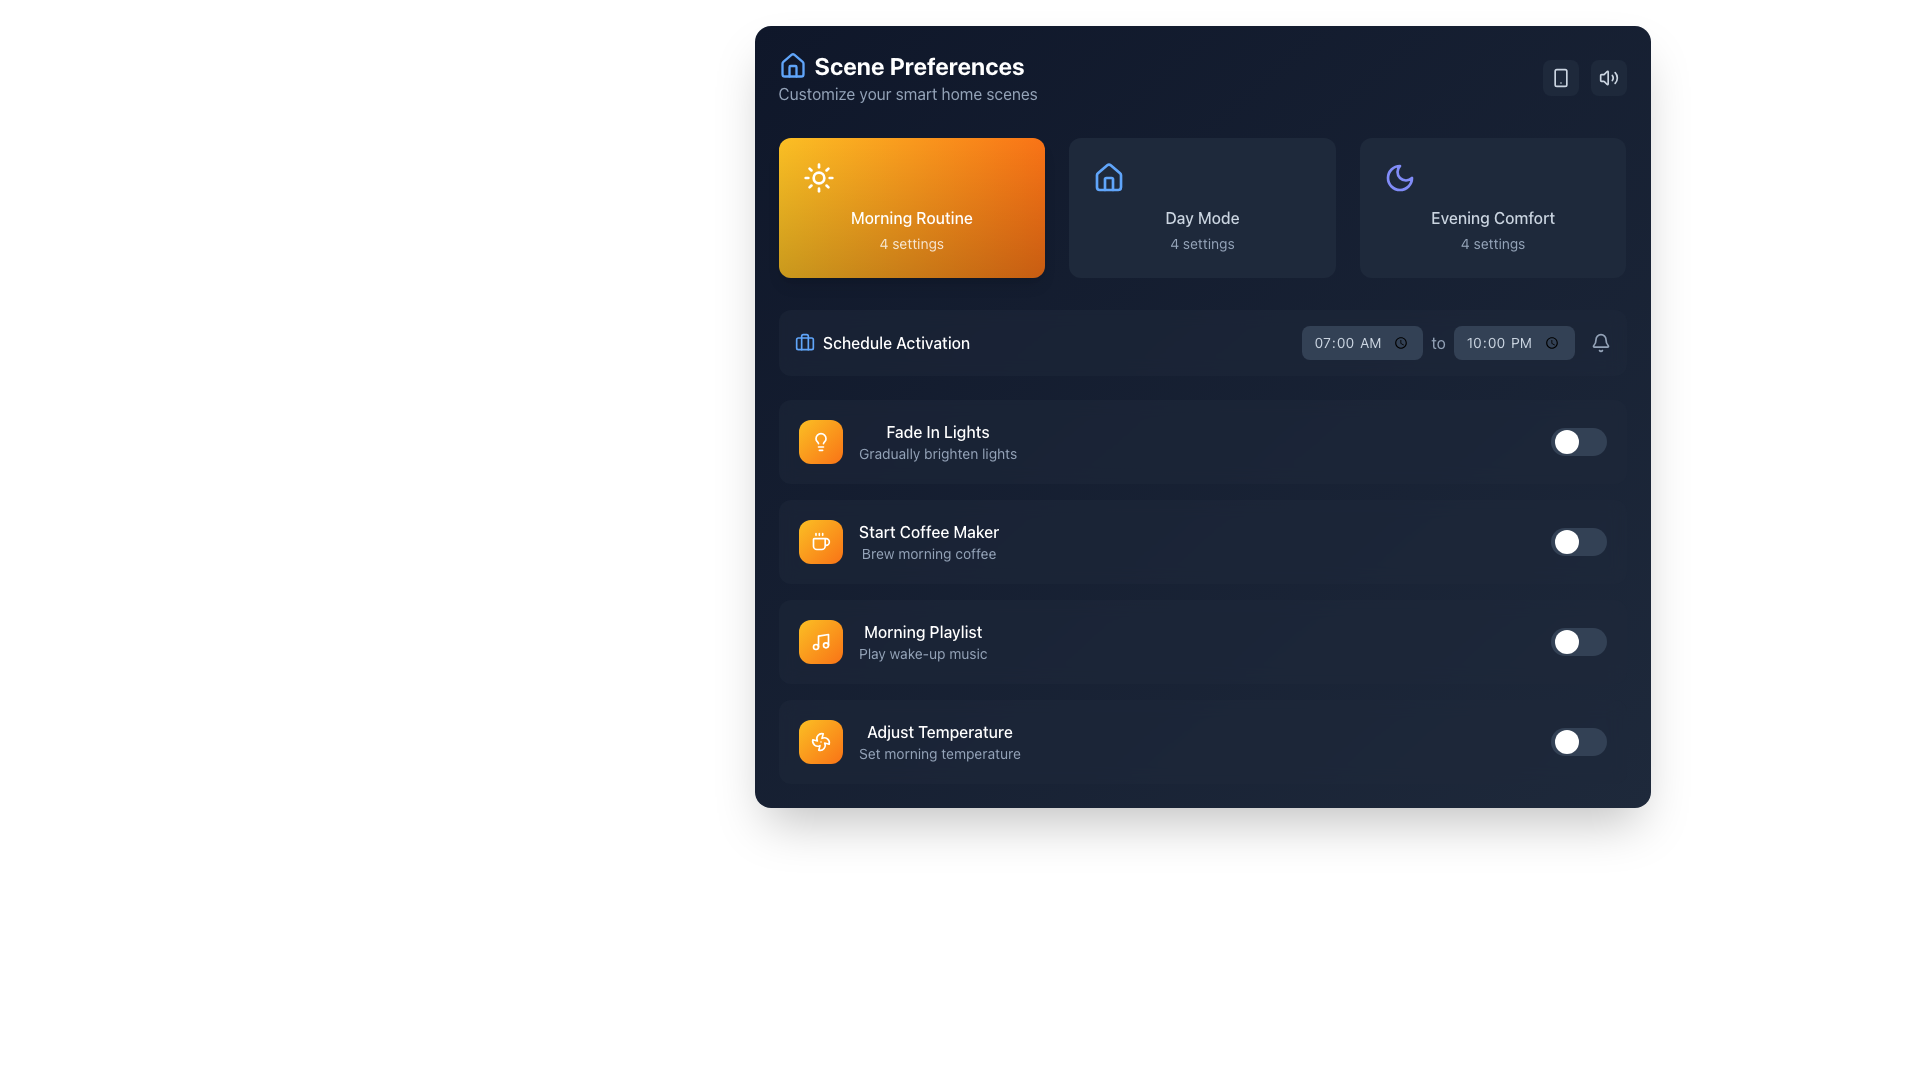  What do you see at coordinates (1108, 176) in the screenshot?
I see `the house silhouette icon representing the 'Day Mode' option in the 'Scene Preferences' interface, which is styled with a blue stroke` at bounding box center [1108, 176].